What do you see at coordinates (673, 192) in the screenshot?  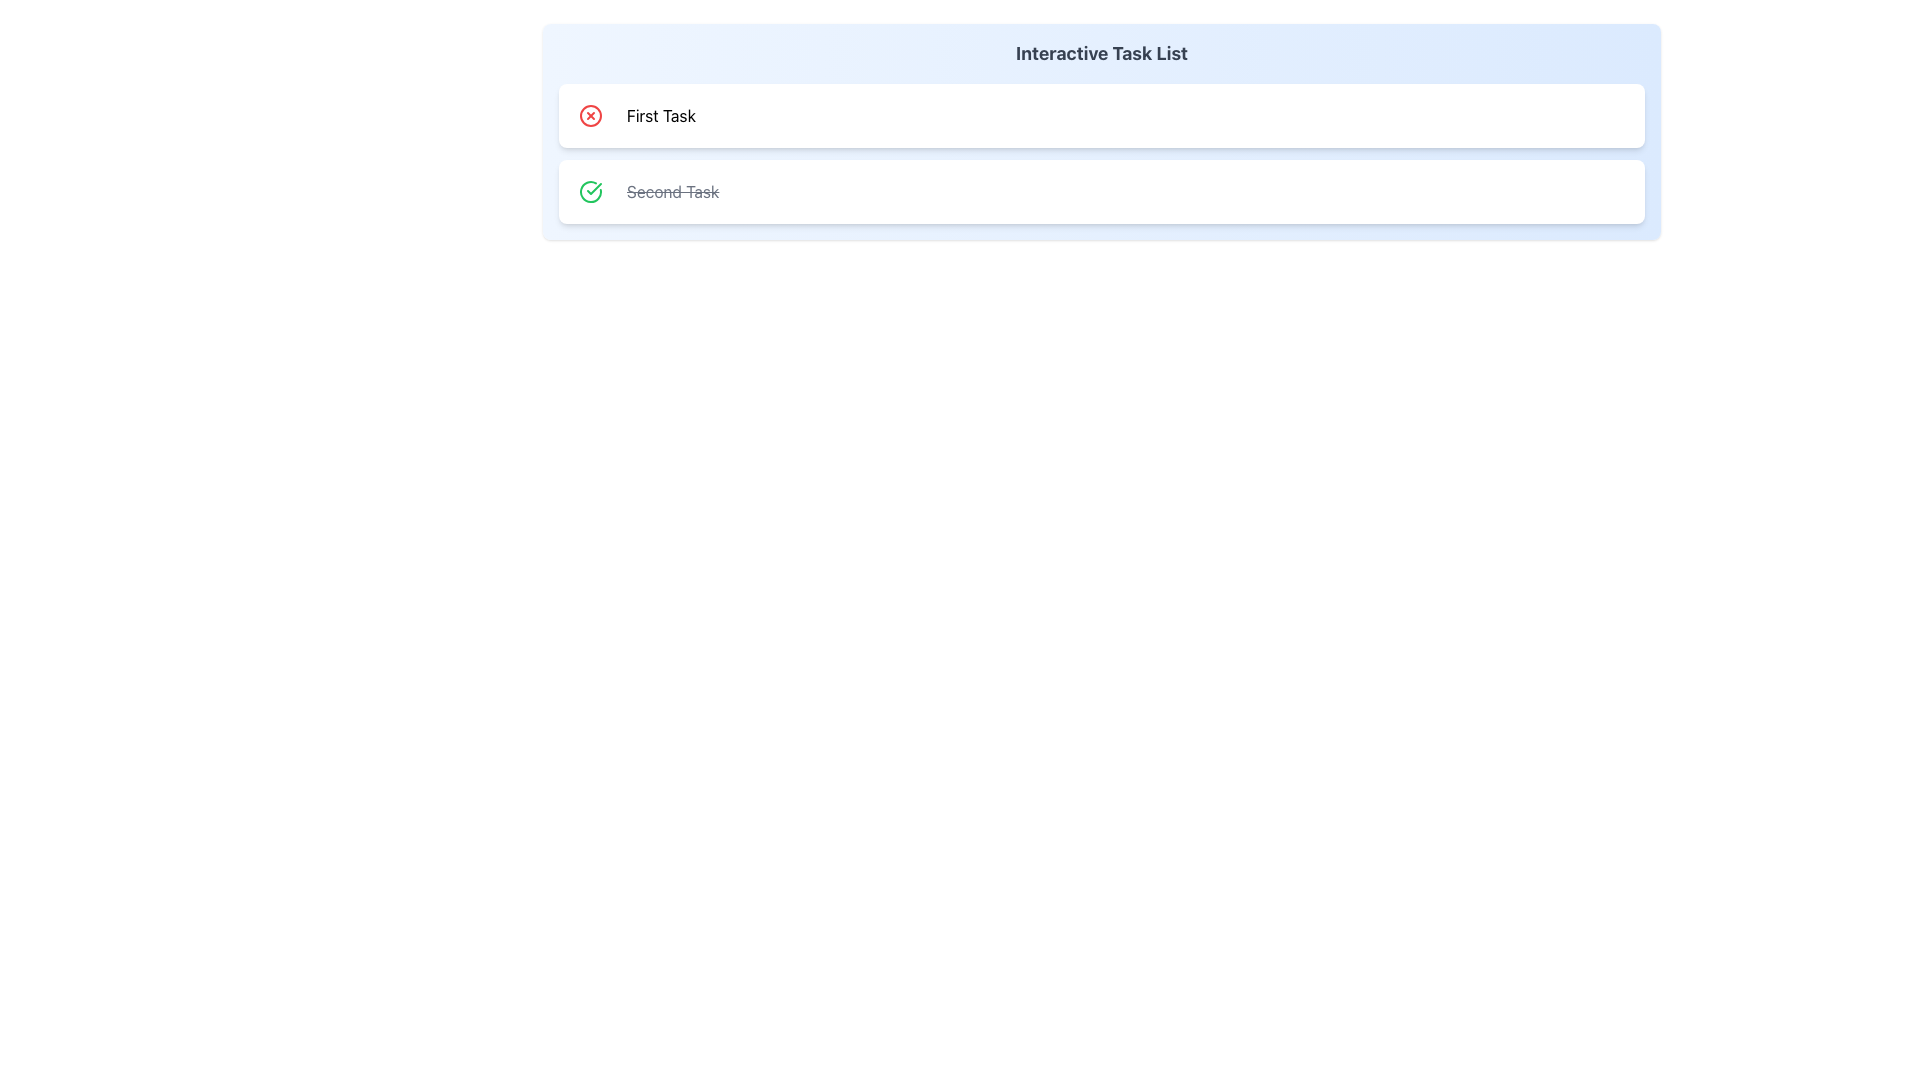 I see `the text label displaying 'Second Task' that indicates a completed status with a line-through style, located to the right of a green completed task icon in the task list` at bounding box center [673, 192].